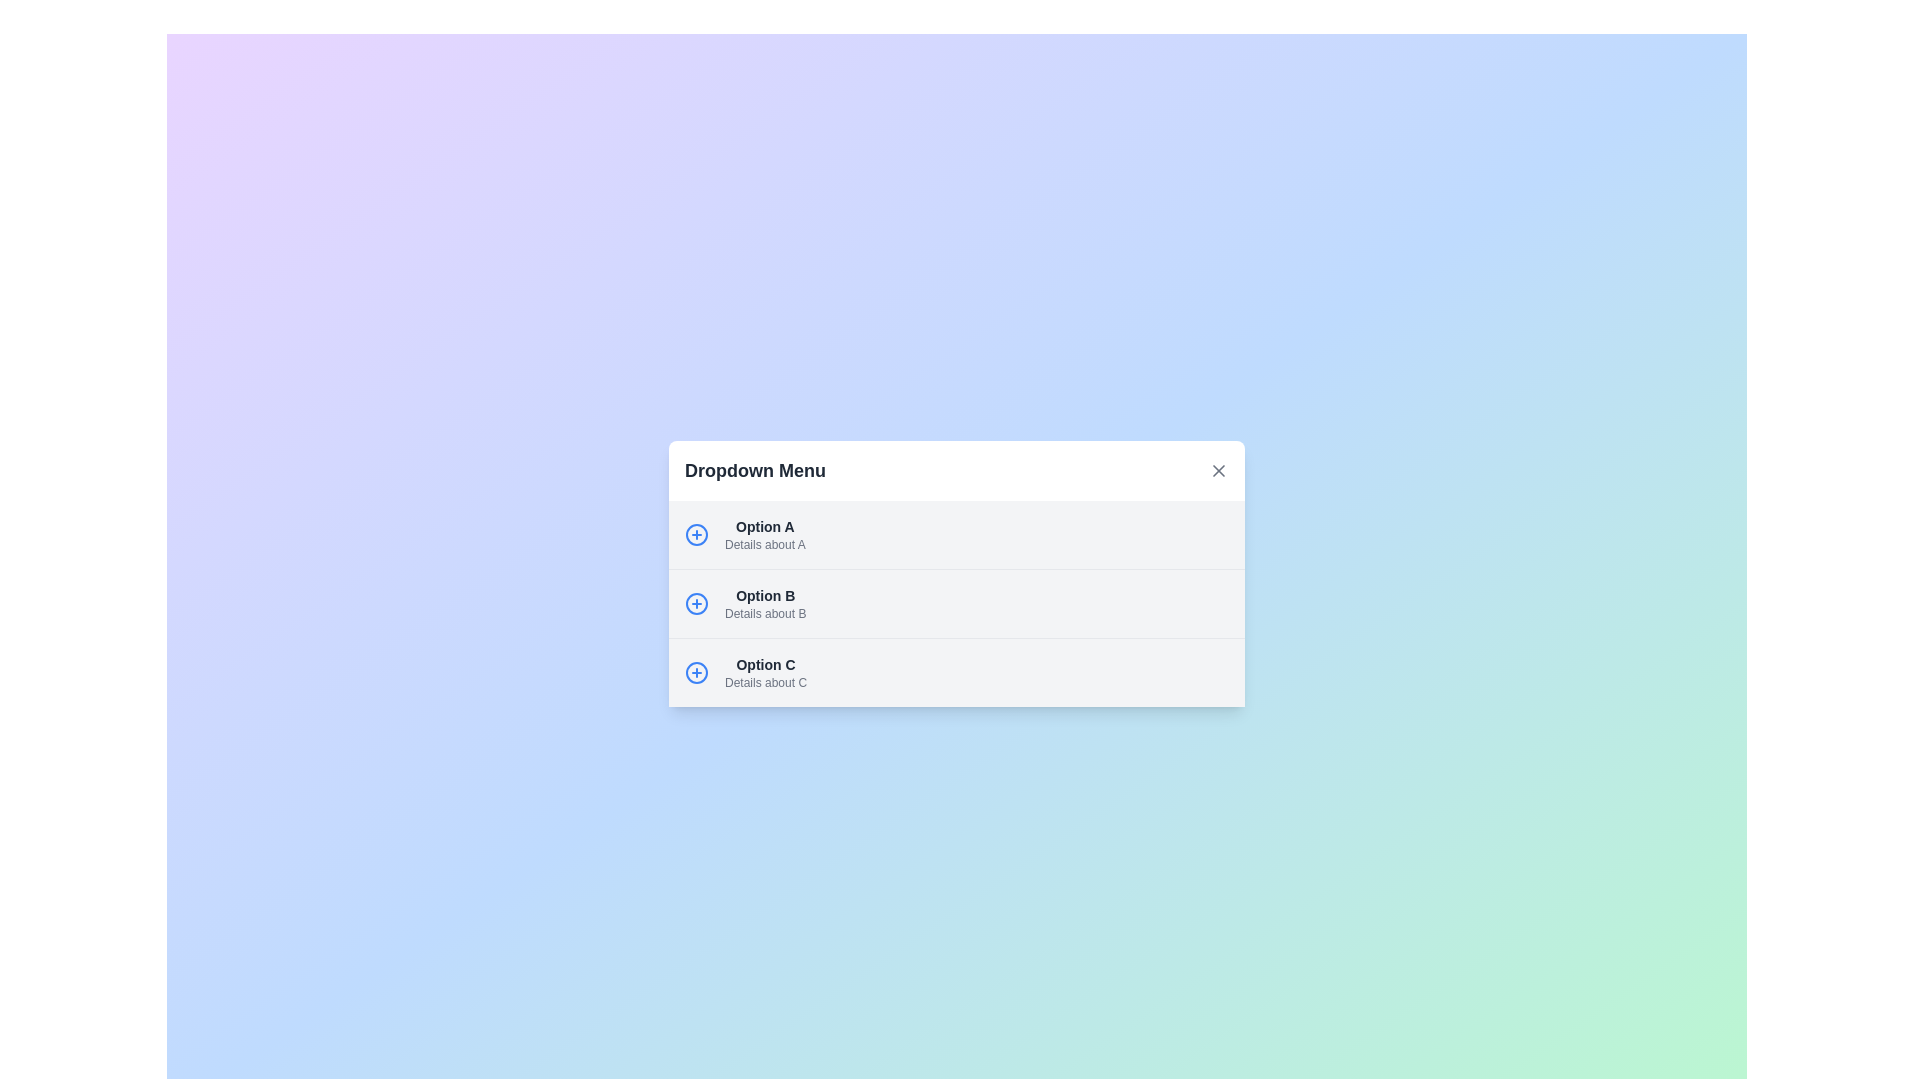  Describe the element at coordinates (696, 672) in the screenshot. I see `the circular button with a plus symbol, located to the left of 'Option C' in the third row of the dropdown menu` at that location.